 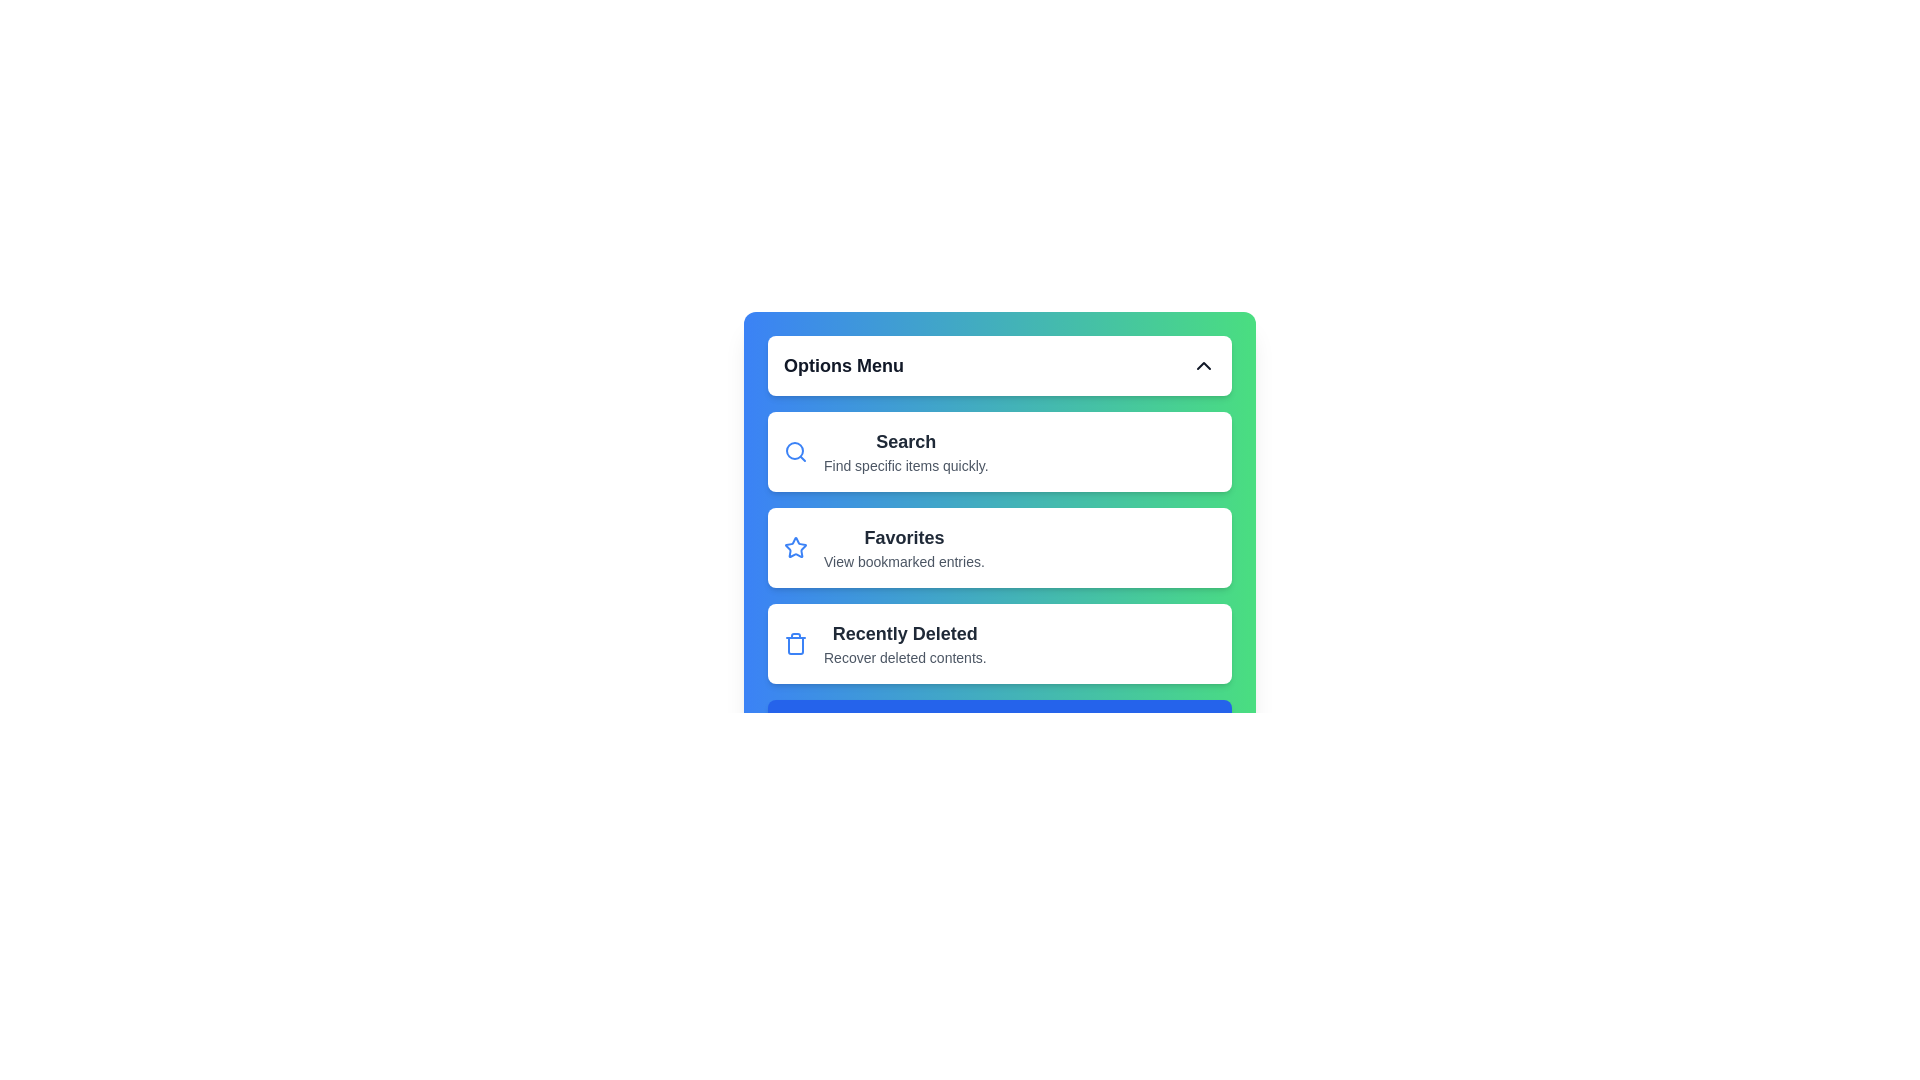 I want to click on the star-shaped icon with a blue outline located to the left of the 'Favorites' title in the options menu, so click(x=795, y=547).